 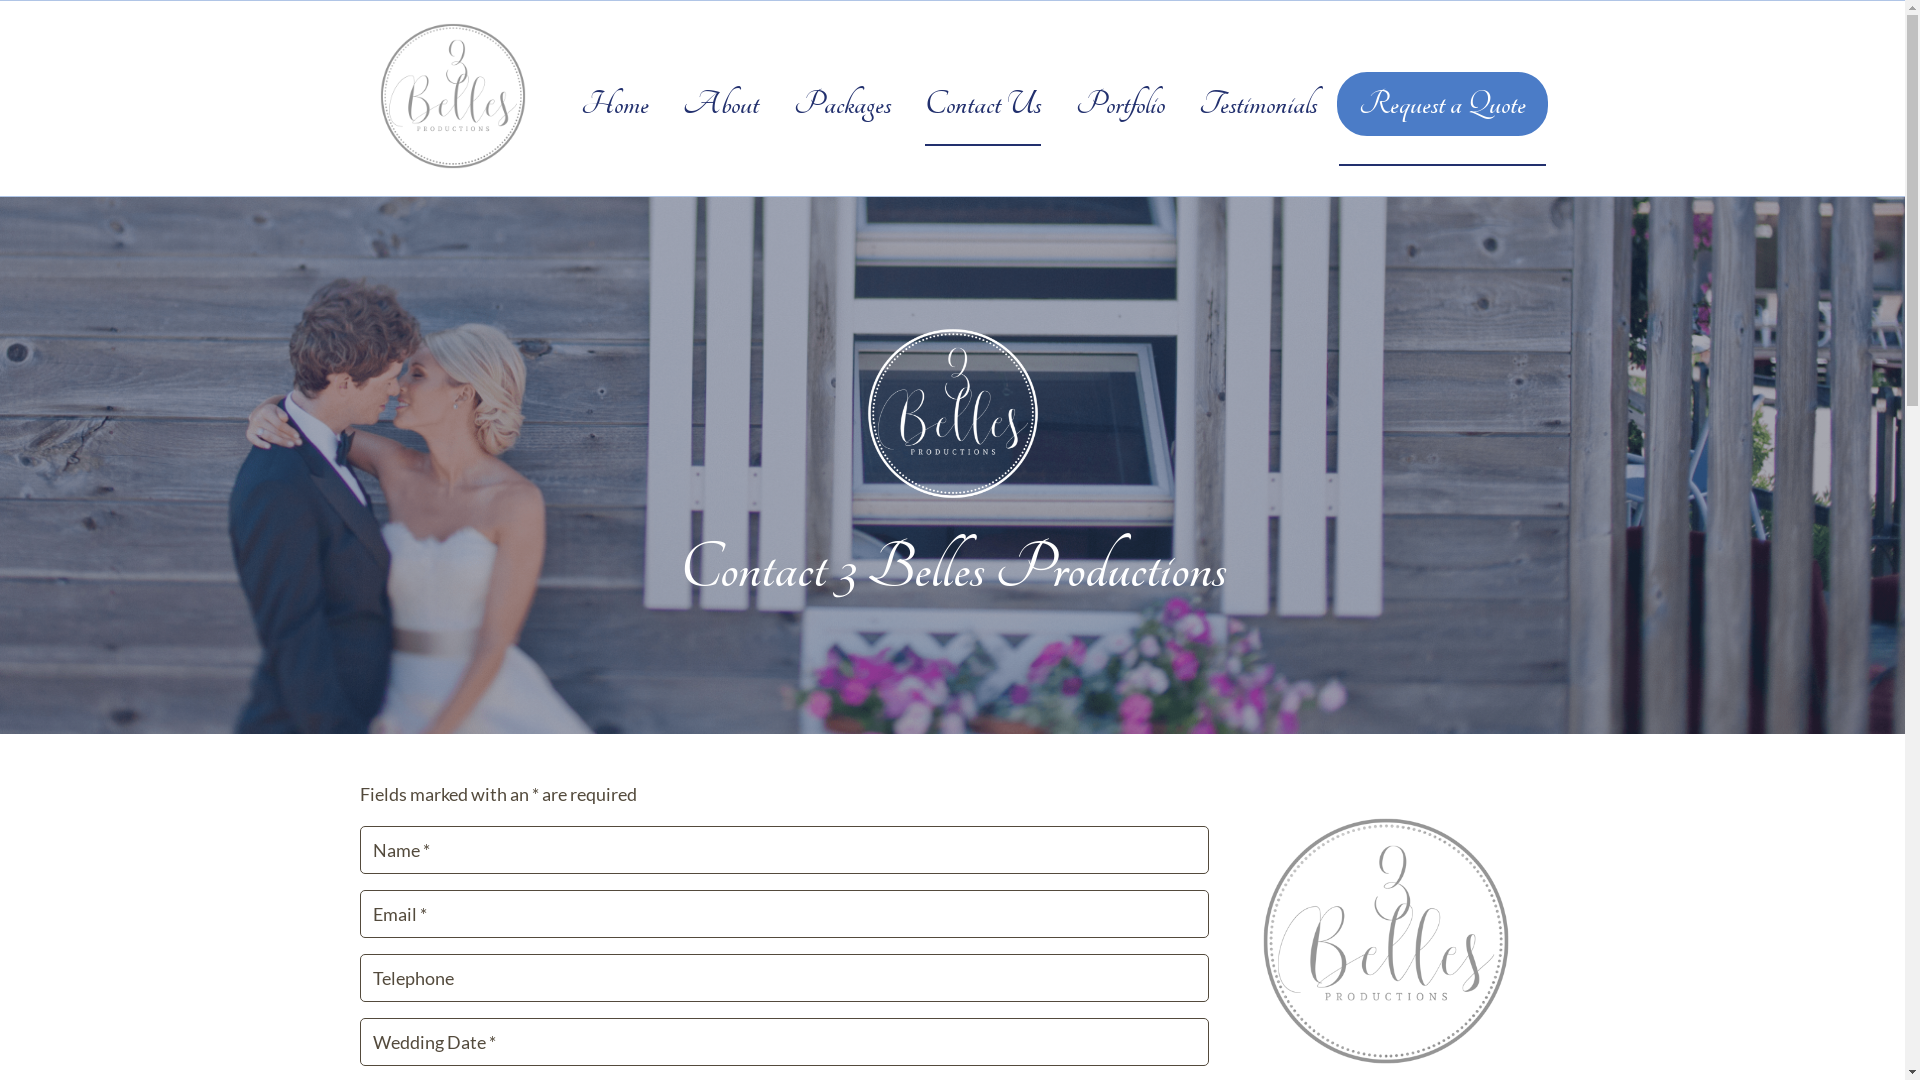 What do you see at coordinates (1120, 104) in the screenshot?
I see `'Portfolio'` at bounding box center [1120, 104].